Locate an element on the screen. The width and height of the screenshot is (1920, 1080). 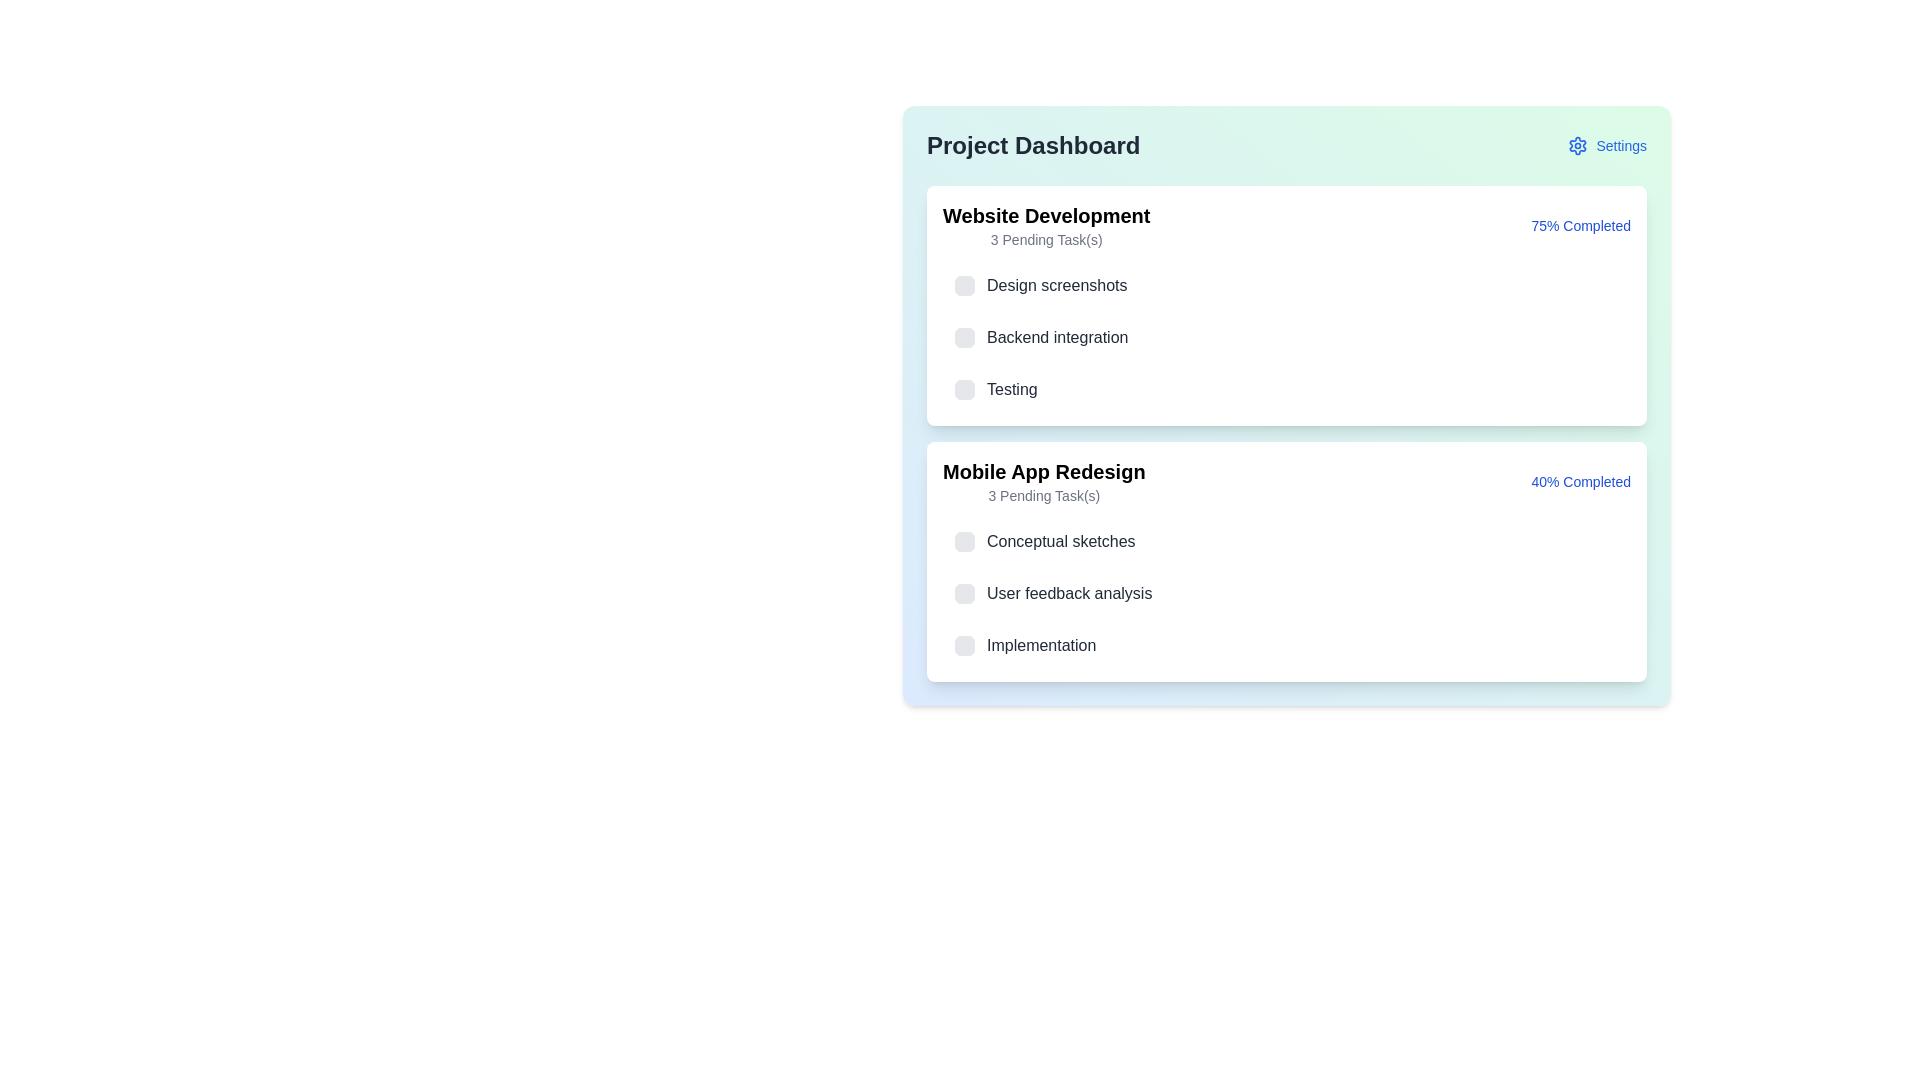
the interactive toggle or checkbox icon located to the left of the 'Testing' text label within the 'Website Development' card in the top section of the dashboard to interact with it is located at coordinates (964, 389).